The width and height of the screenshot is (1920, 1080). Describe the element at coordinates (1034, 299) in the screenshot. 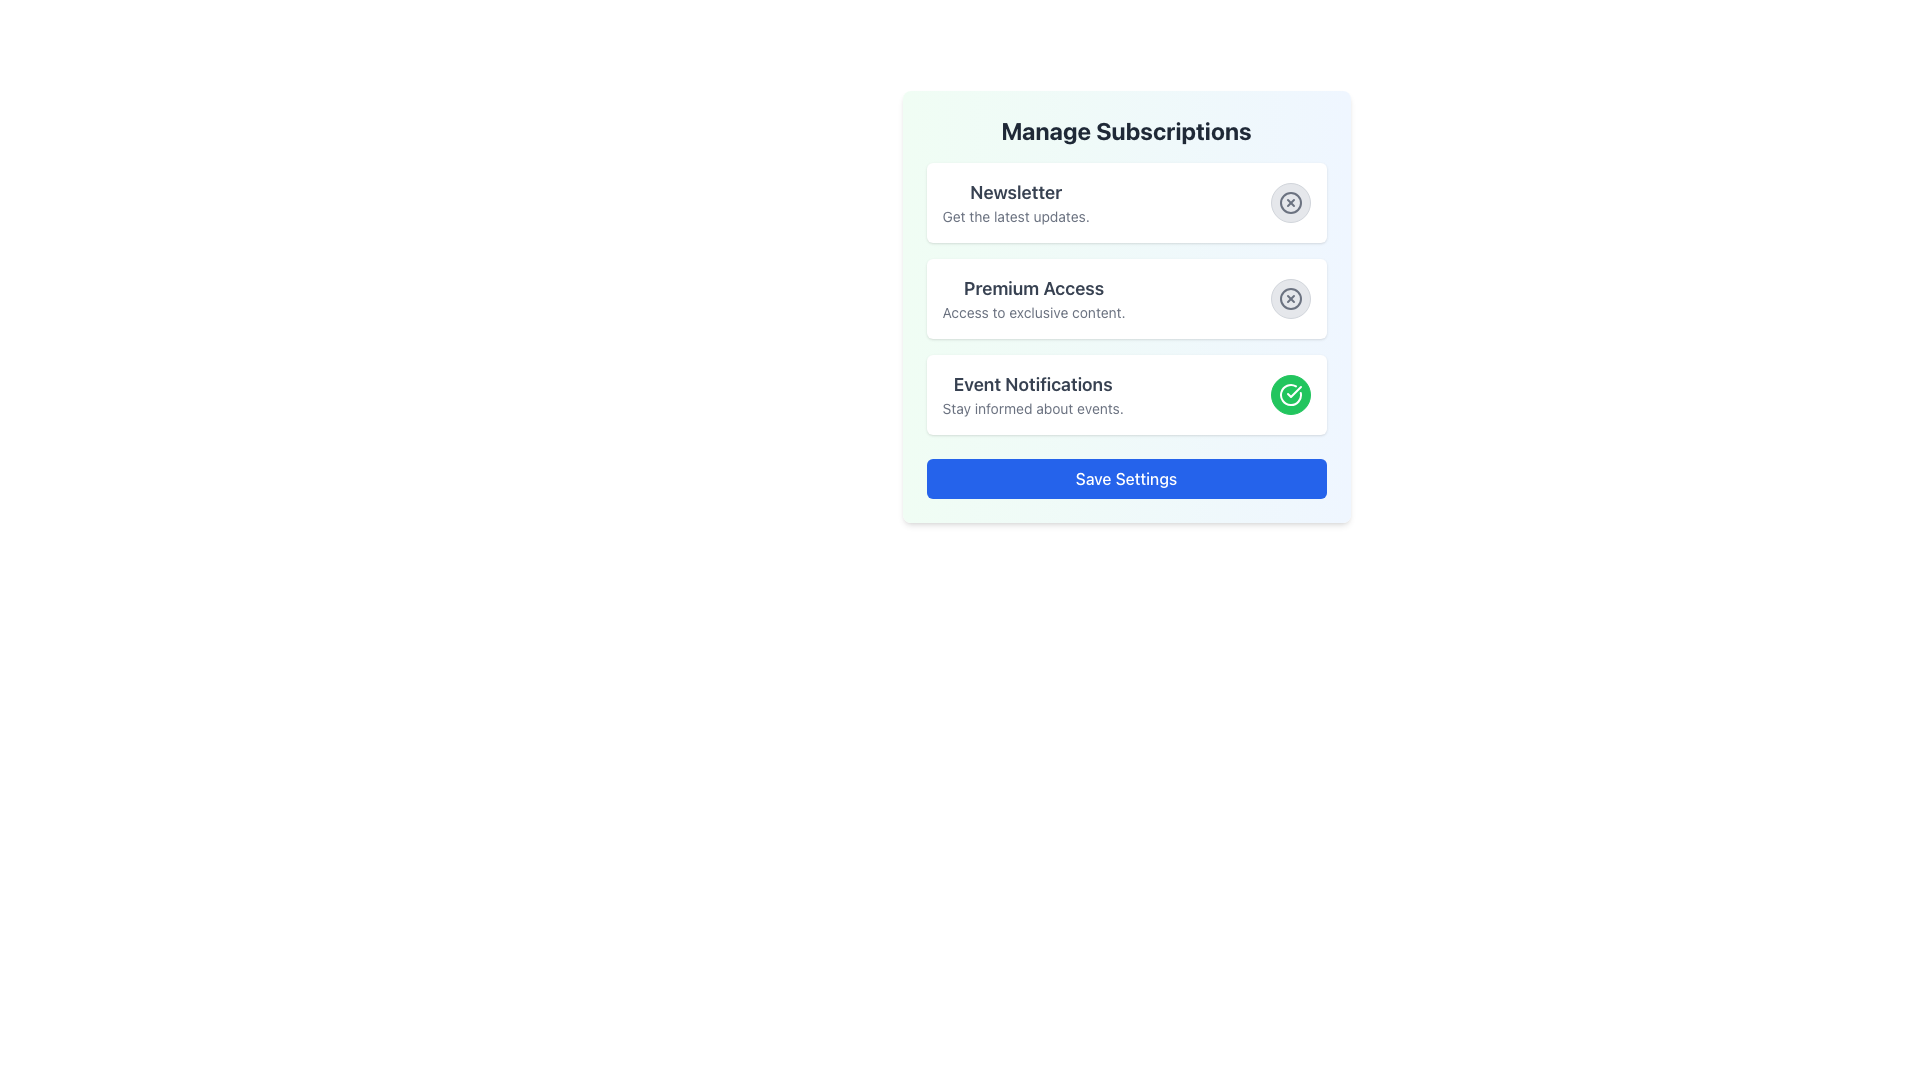

I see `the 'Premium Access' text label, which is the second item in the subscription options under 'Manage Subscriptions.'` at that location.